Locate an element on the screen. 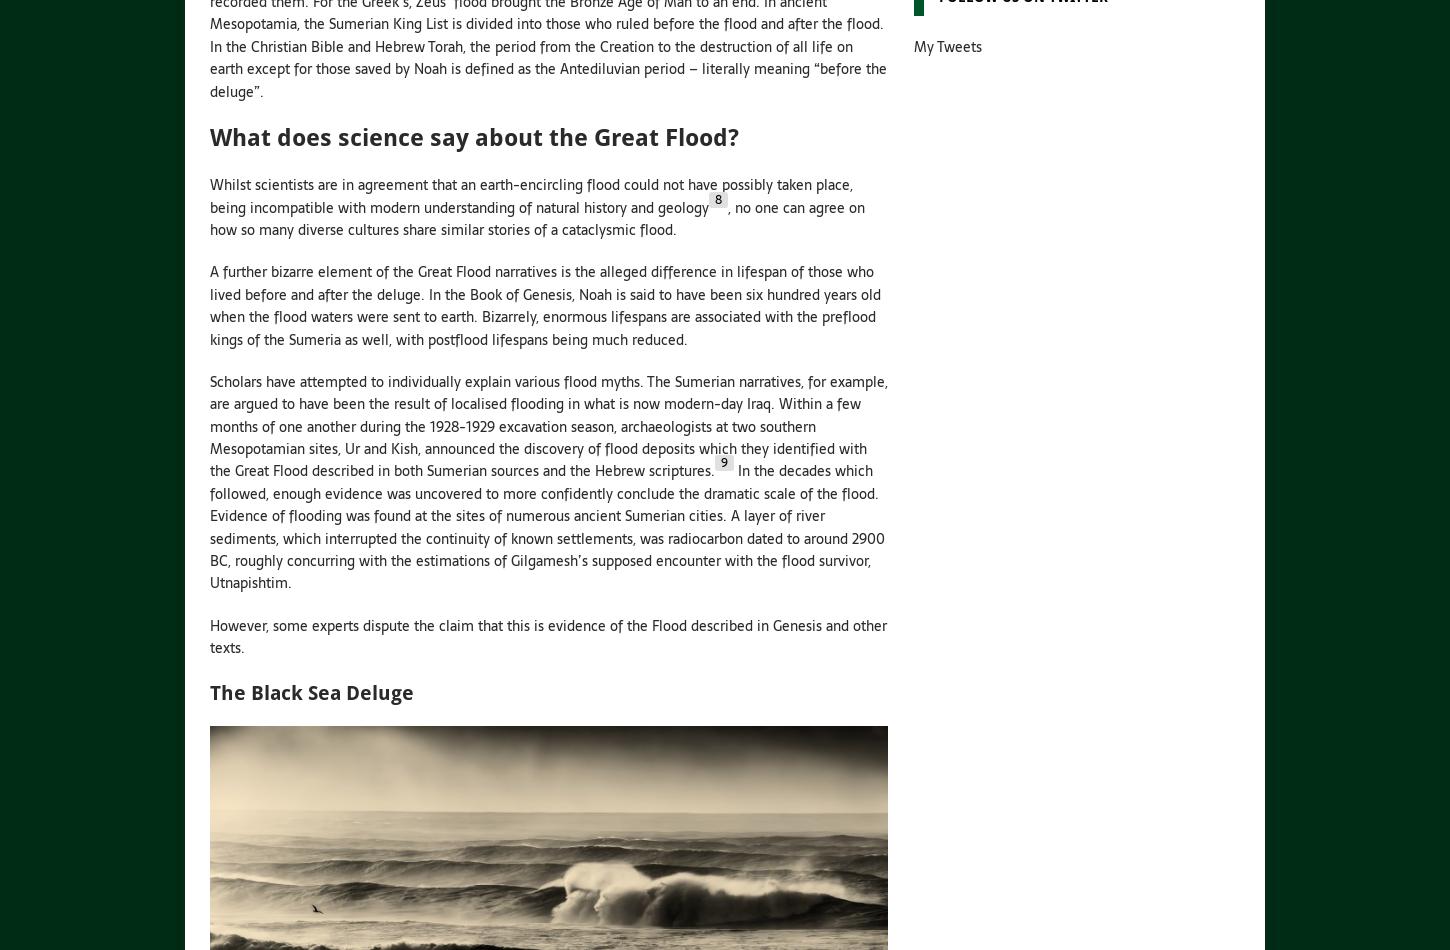 Image resolution: width=1450 pixels, height=950 pixels. 'My Tweets' is located at coordinates (945, 47).